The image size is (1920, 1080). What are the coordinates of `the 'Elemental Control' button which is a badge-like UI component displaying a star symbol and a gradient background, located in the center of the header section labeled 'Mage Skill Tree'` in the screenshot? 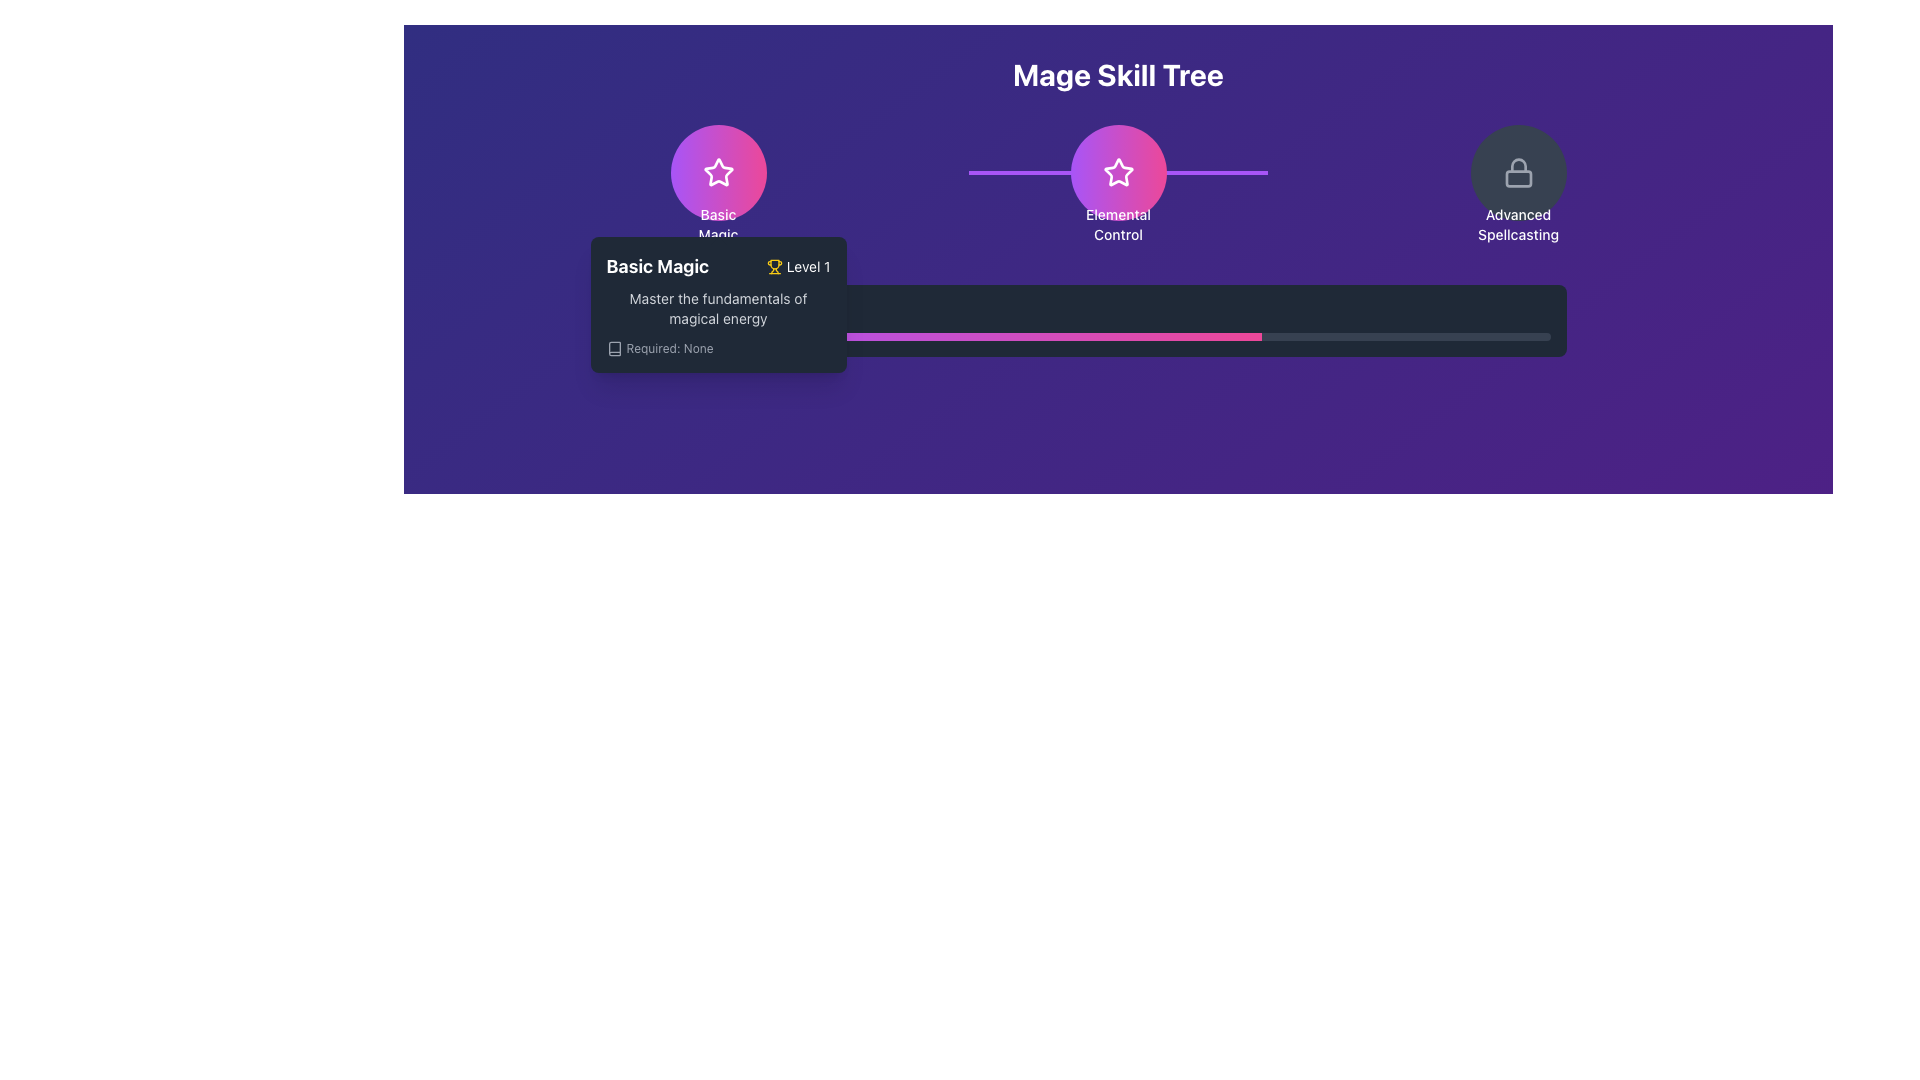 It's located at (1117, 207).